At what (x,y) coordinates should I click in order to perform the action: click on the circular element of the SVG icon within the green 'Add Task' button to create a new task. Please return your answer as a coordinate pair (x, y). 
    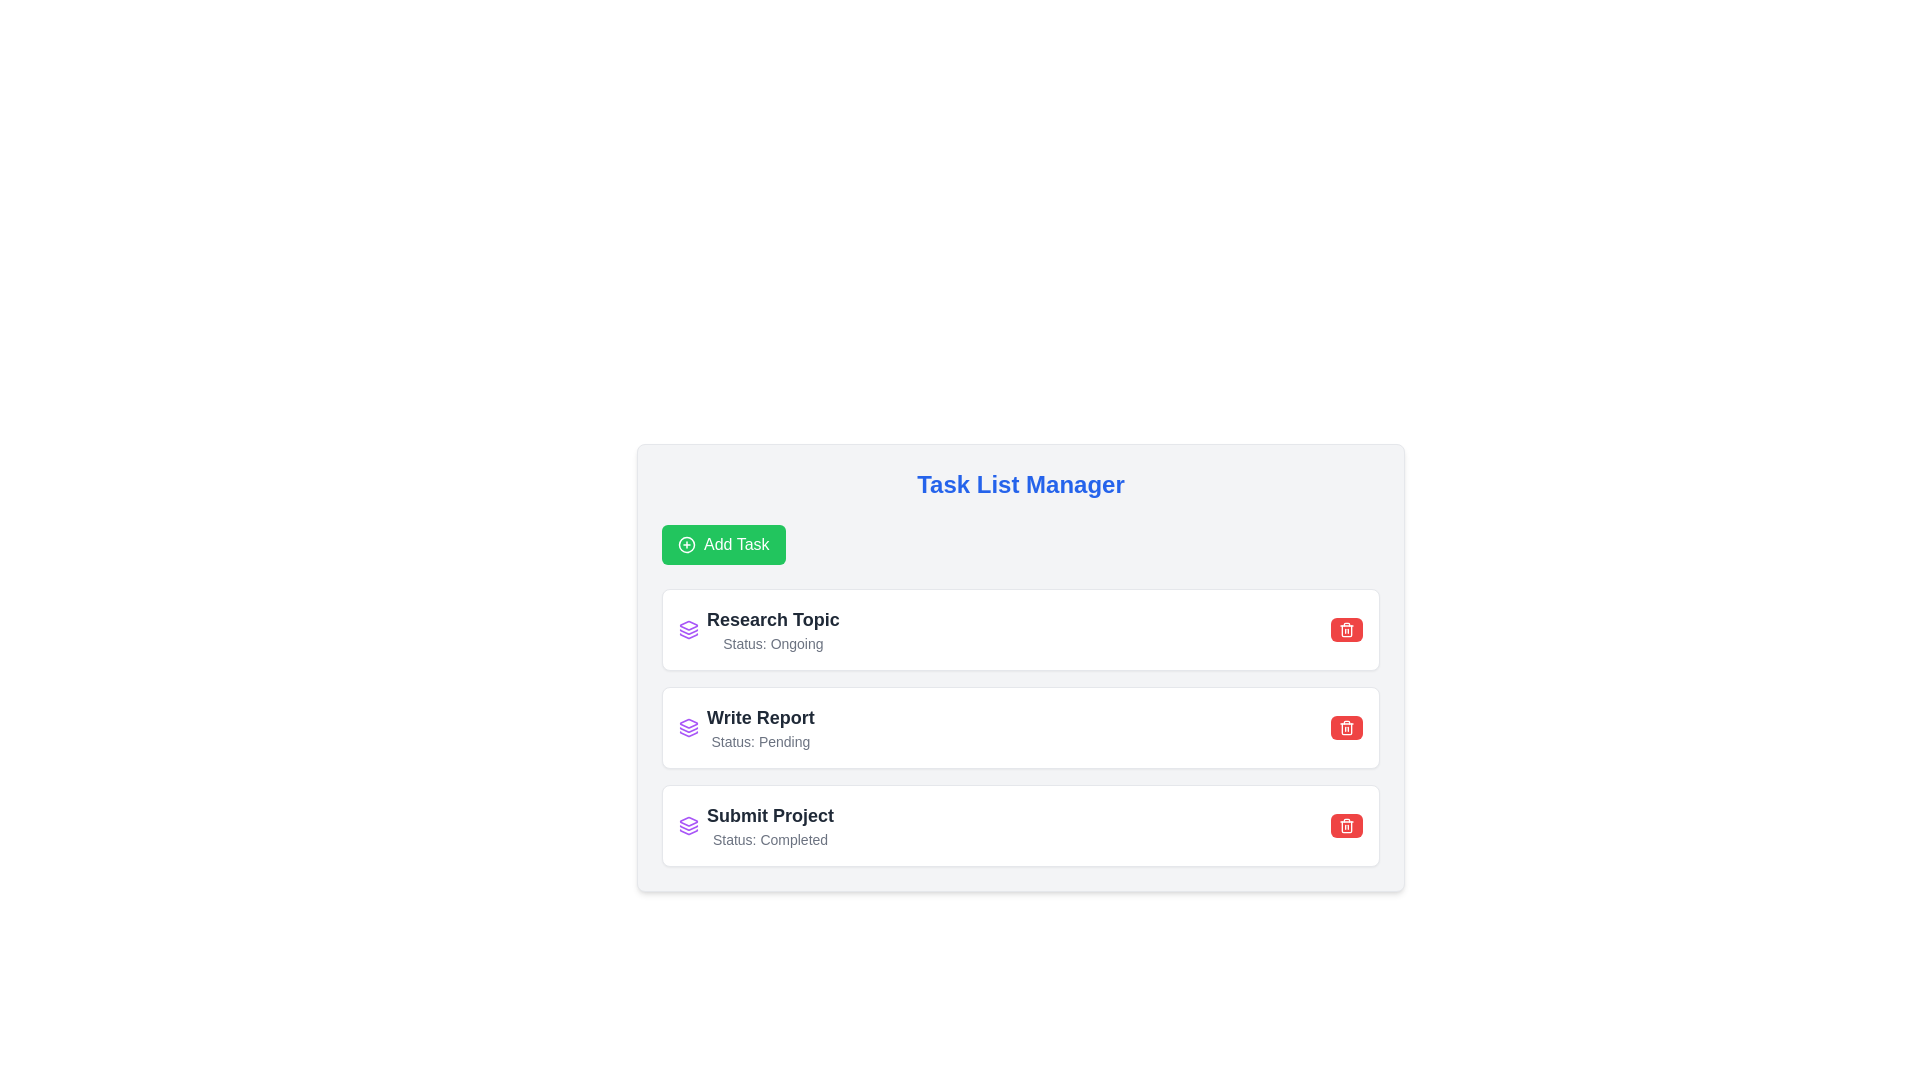
    Looking at the image, I should click on (686, 544).